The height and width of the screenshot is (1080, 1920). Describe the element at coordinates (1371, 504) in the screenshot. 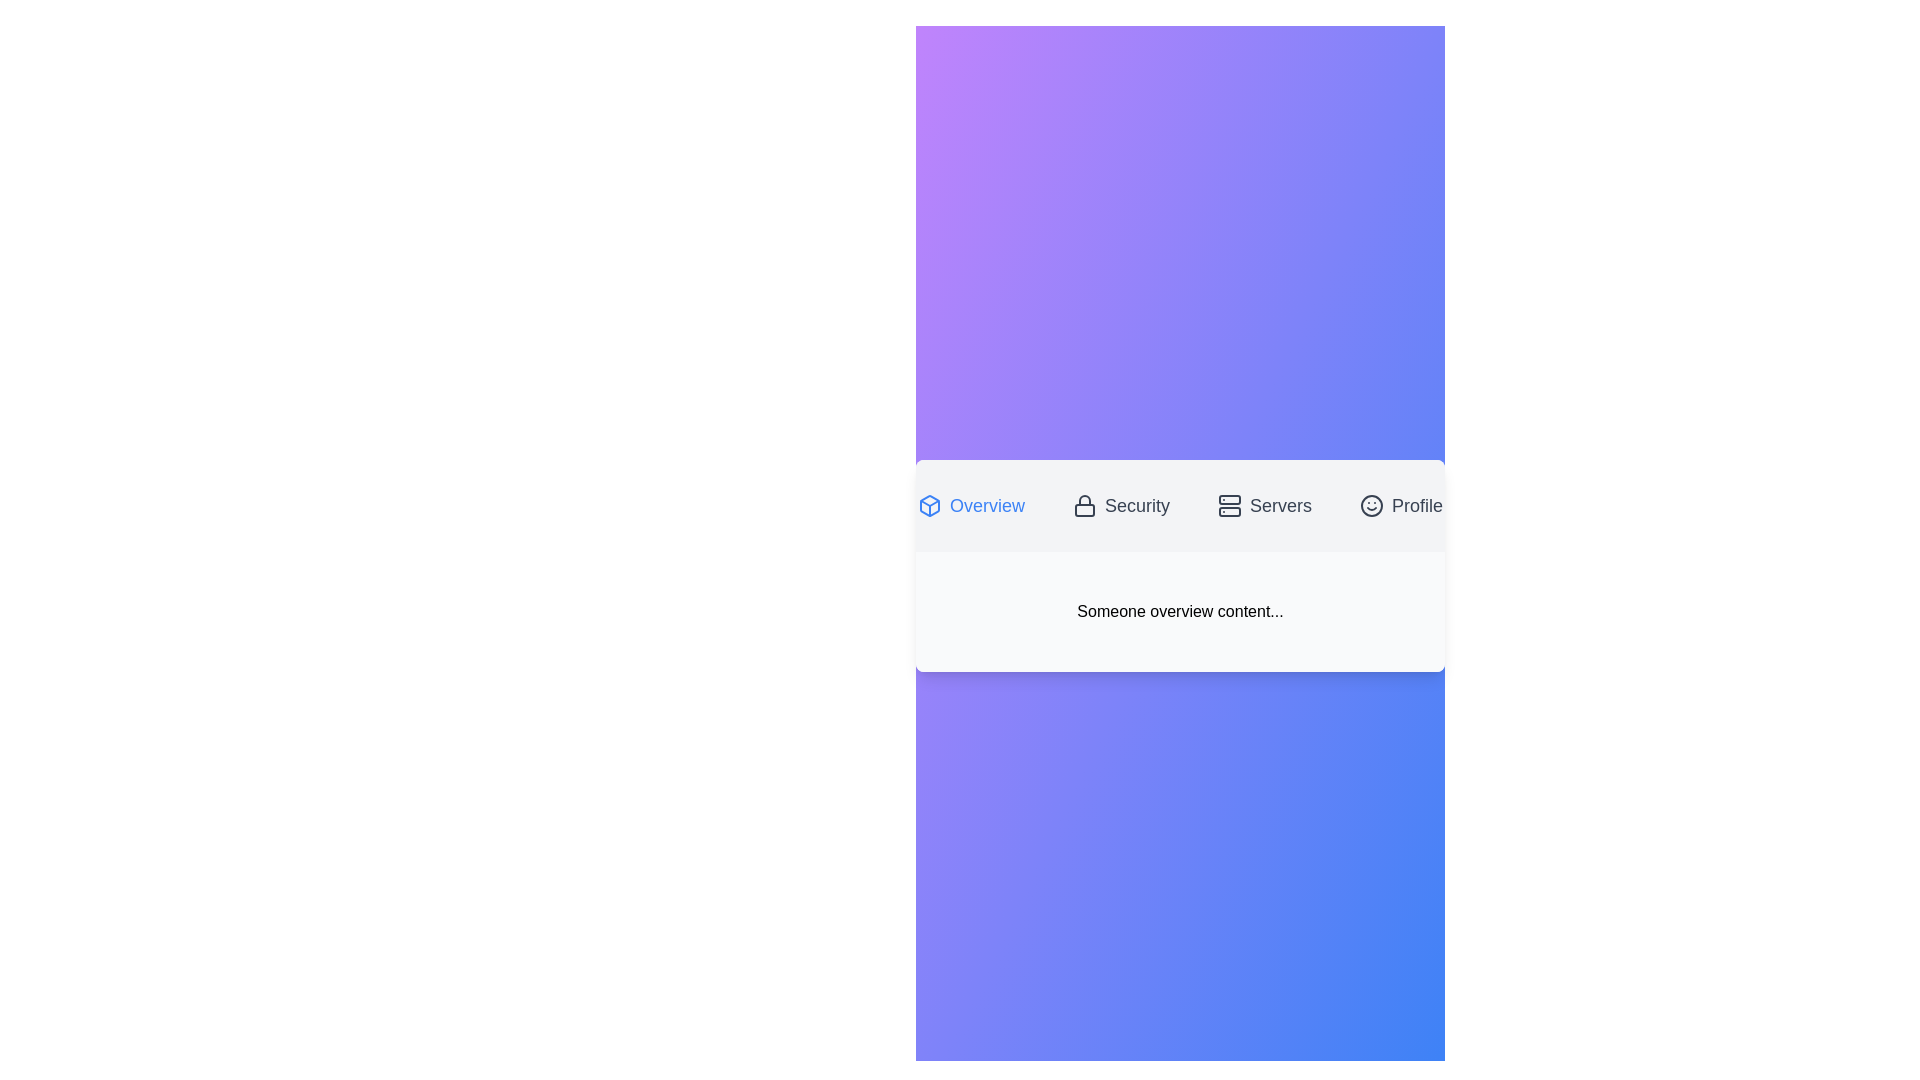

I see `the circular vector graphic representing the face boundary within the smile icon located in the top-right corner of the navigation bar` at that location.